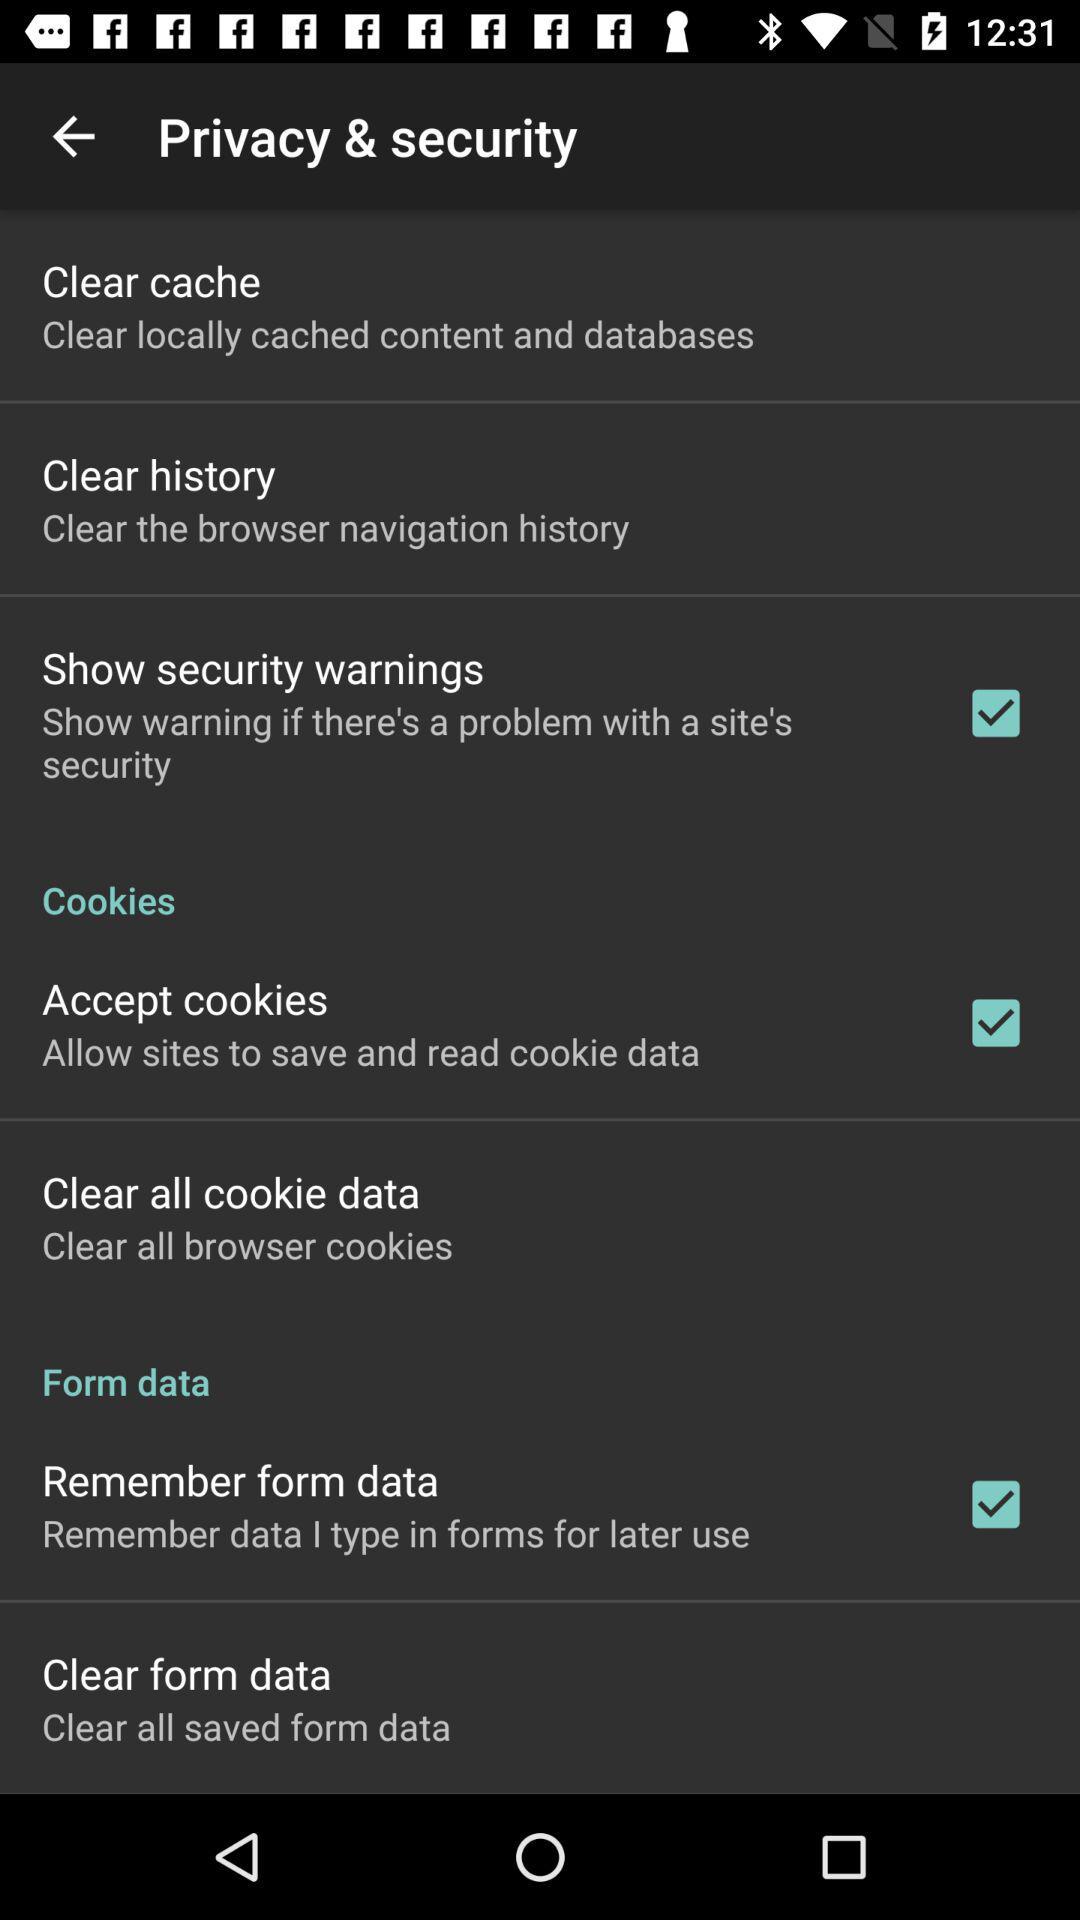 The width and height of the screenshot is (1080, 1920). I want to click on the icon above the cookies app, so click(477, 741).